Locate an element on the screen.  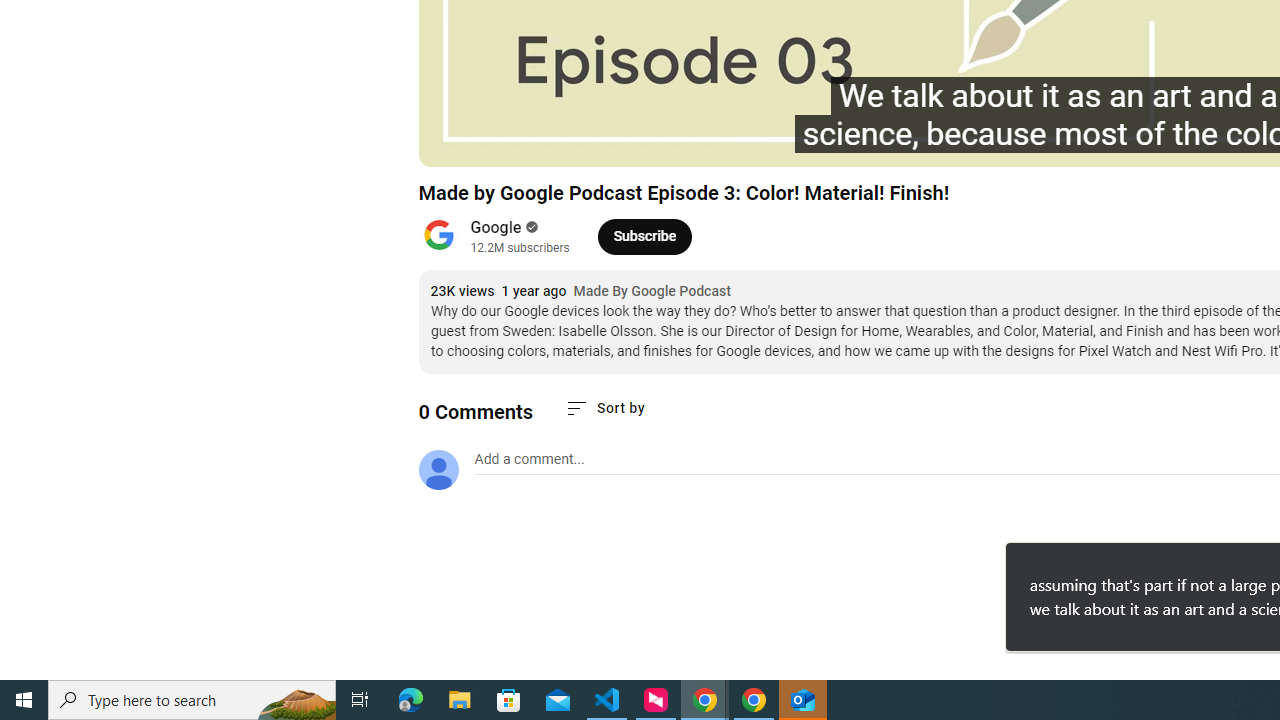
'Microsoft Store' is located at coordinates (509, 698).